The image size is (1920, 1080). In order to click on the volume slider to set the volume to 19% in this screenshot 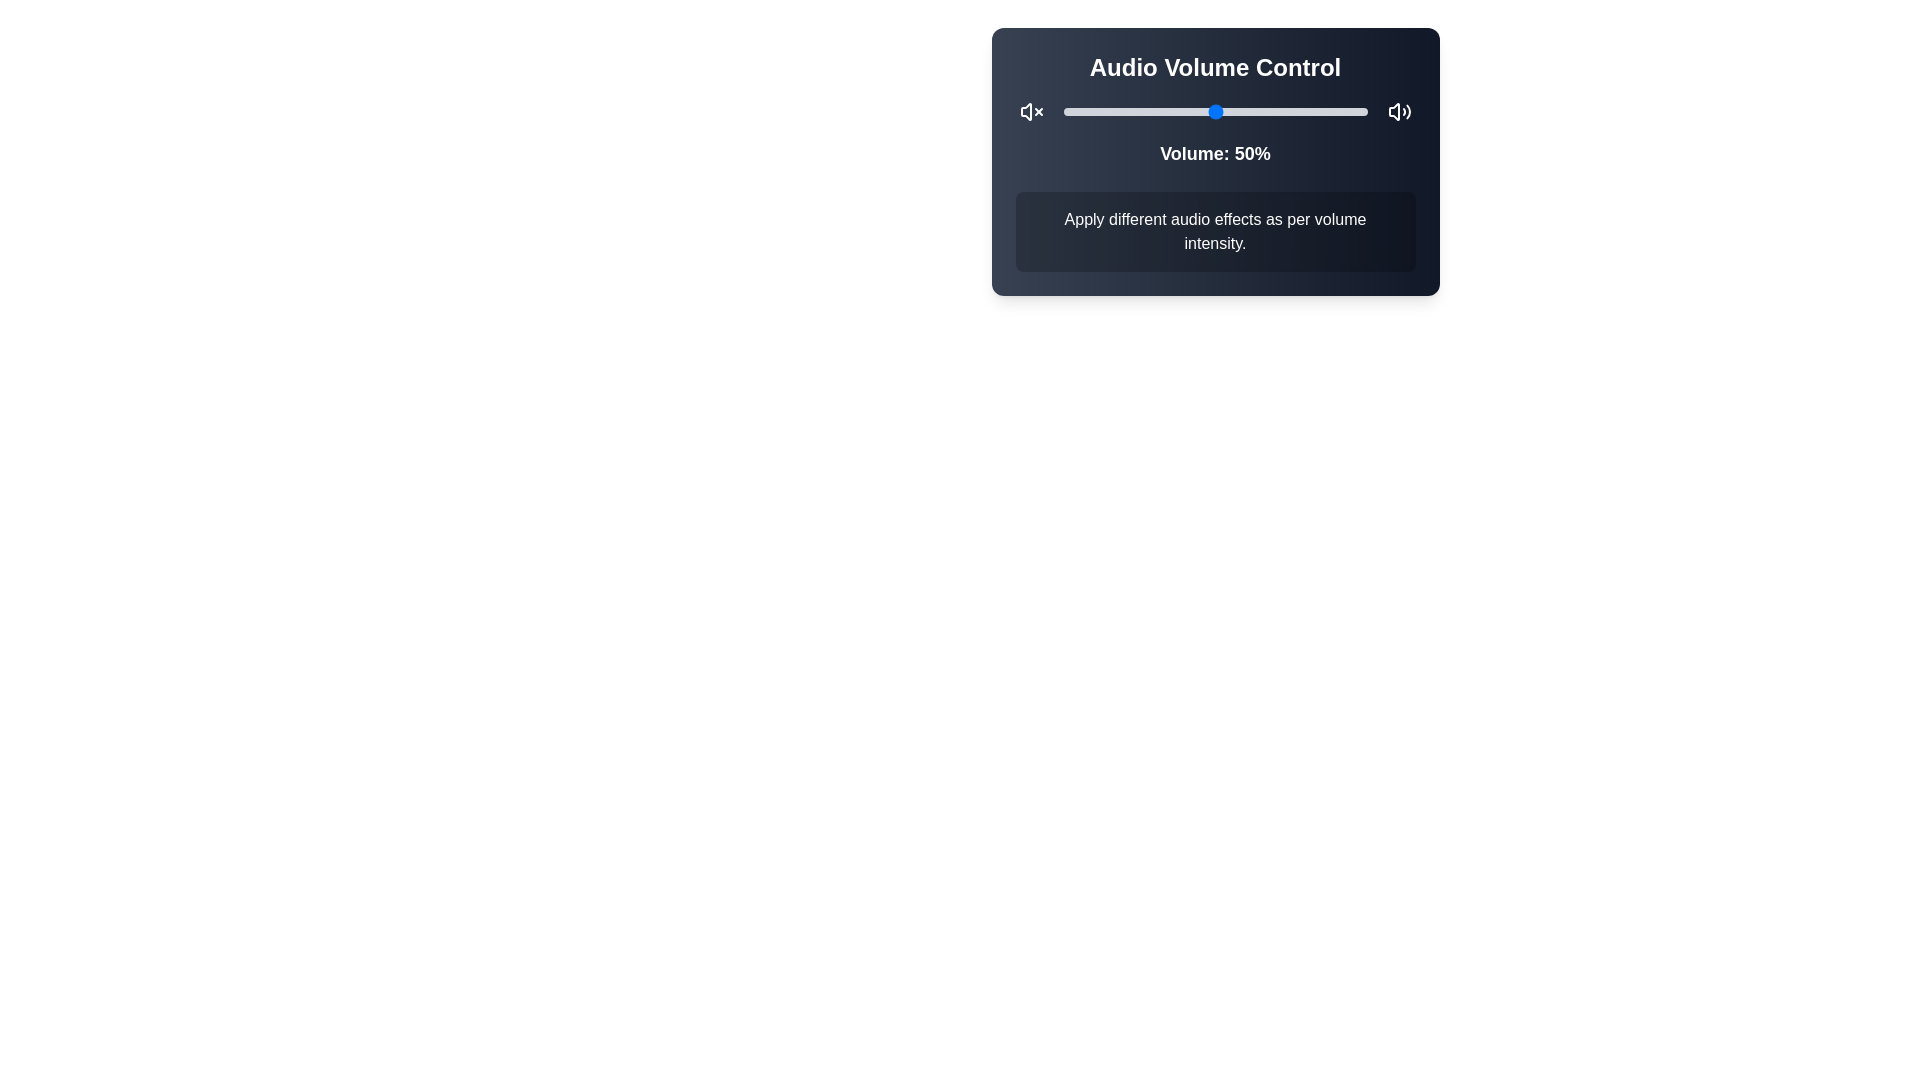, I will do `click(1121, 111)`.